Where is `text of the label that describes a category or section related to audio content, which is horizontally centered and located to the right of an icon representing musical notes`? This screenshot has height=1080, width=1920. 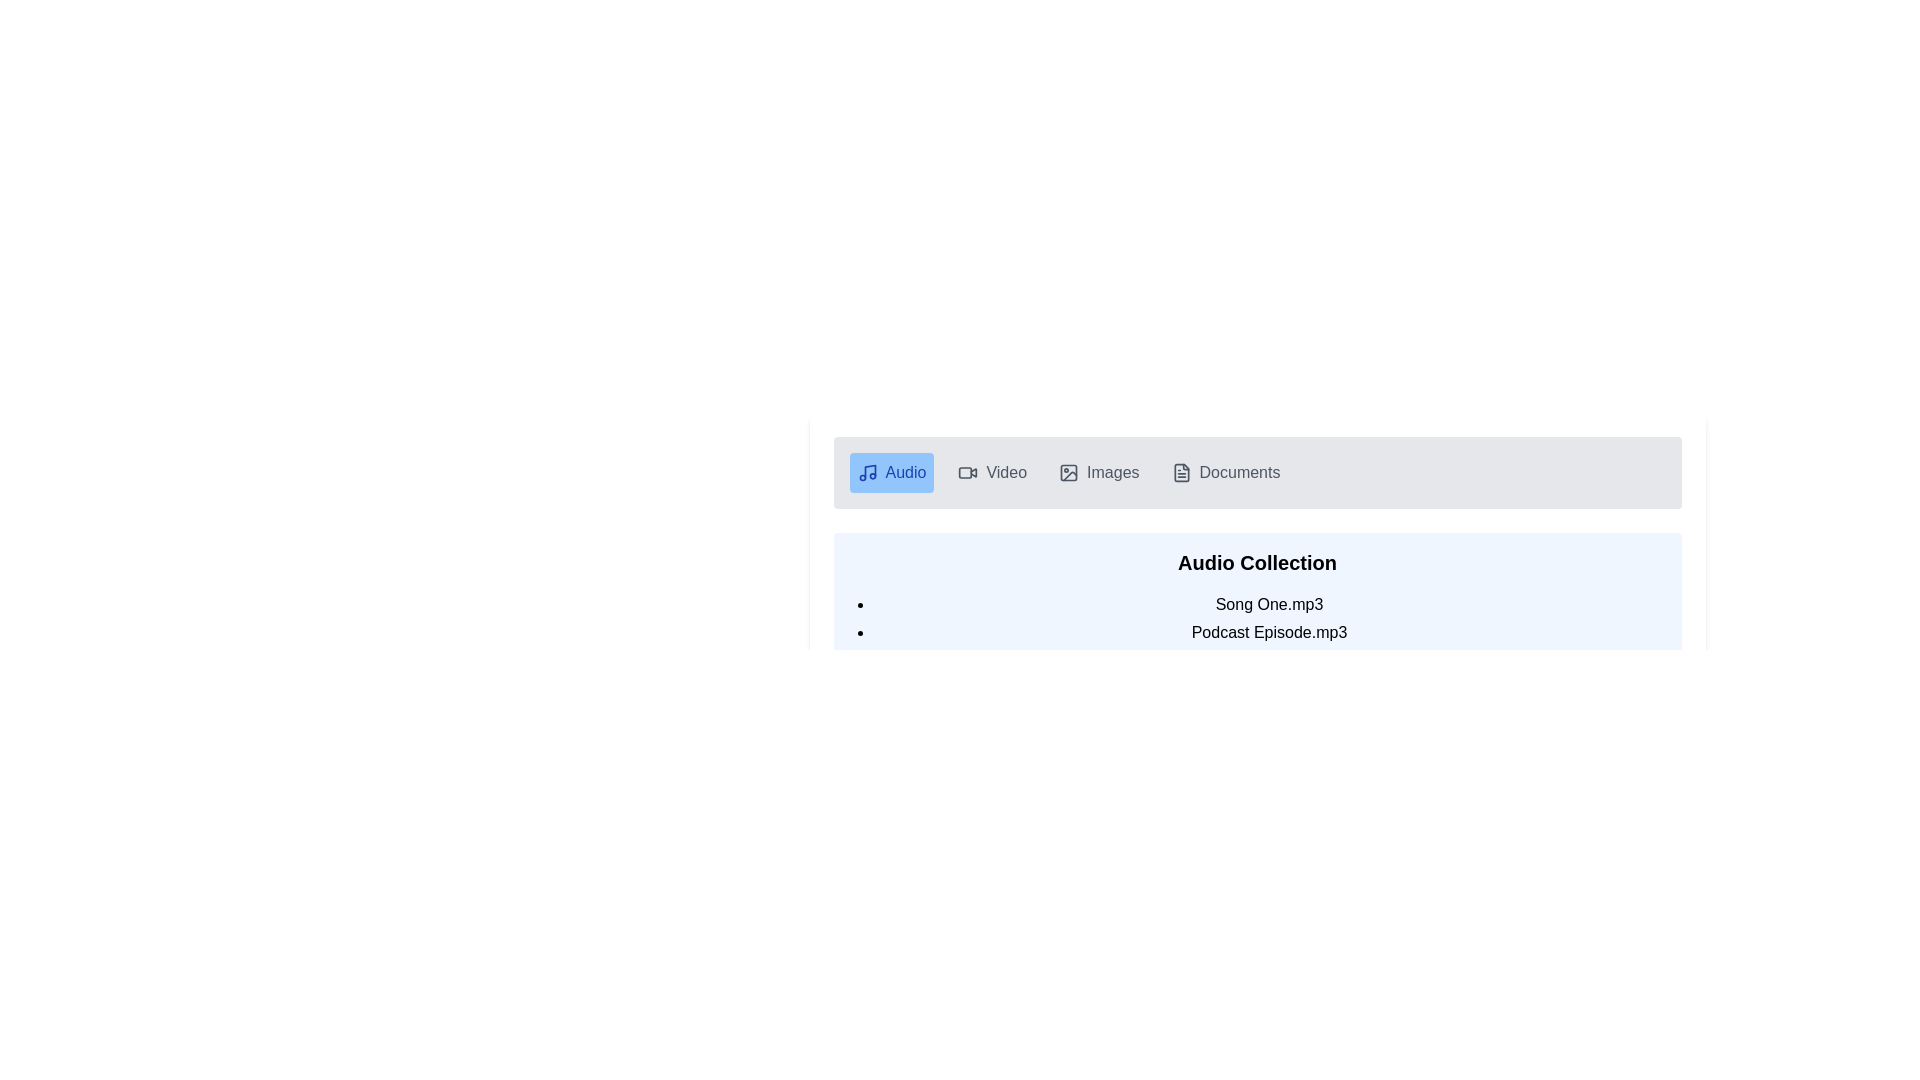 text of the label that describes a category or section related to audio content, which is horizontally centered and located to the right of an icon representing musical notes is located at coordinates (905, 473).